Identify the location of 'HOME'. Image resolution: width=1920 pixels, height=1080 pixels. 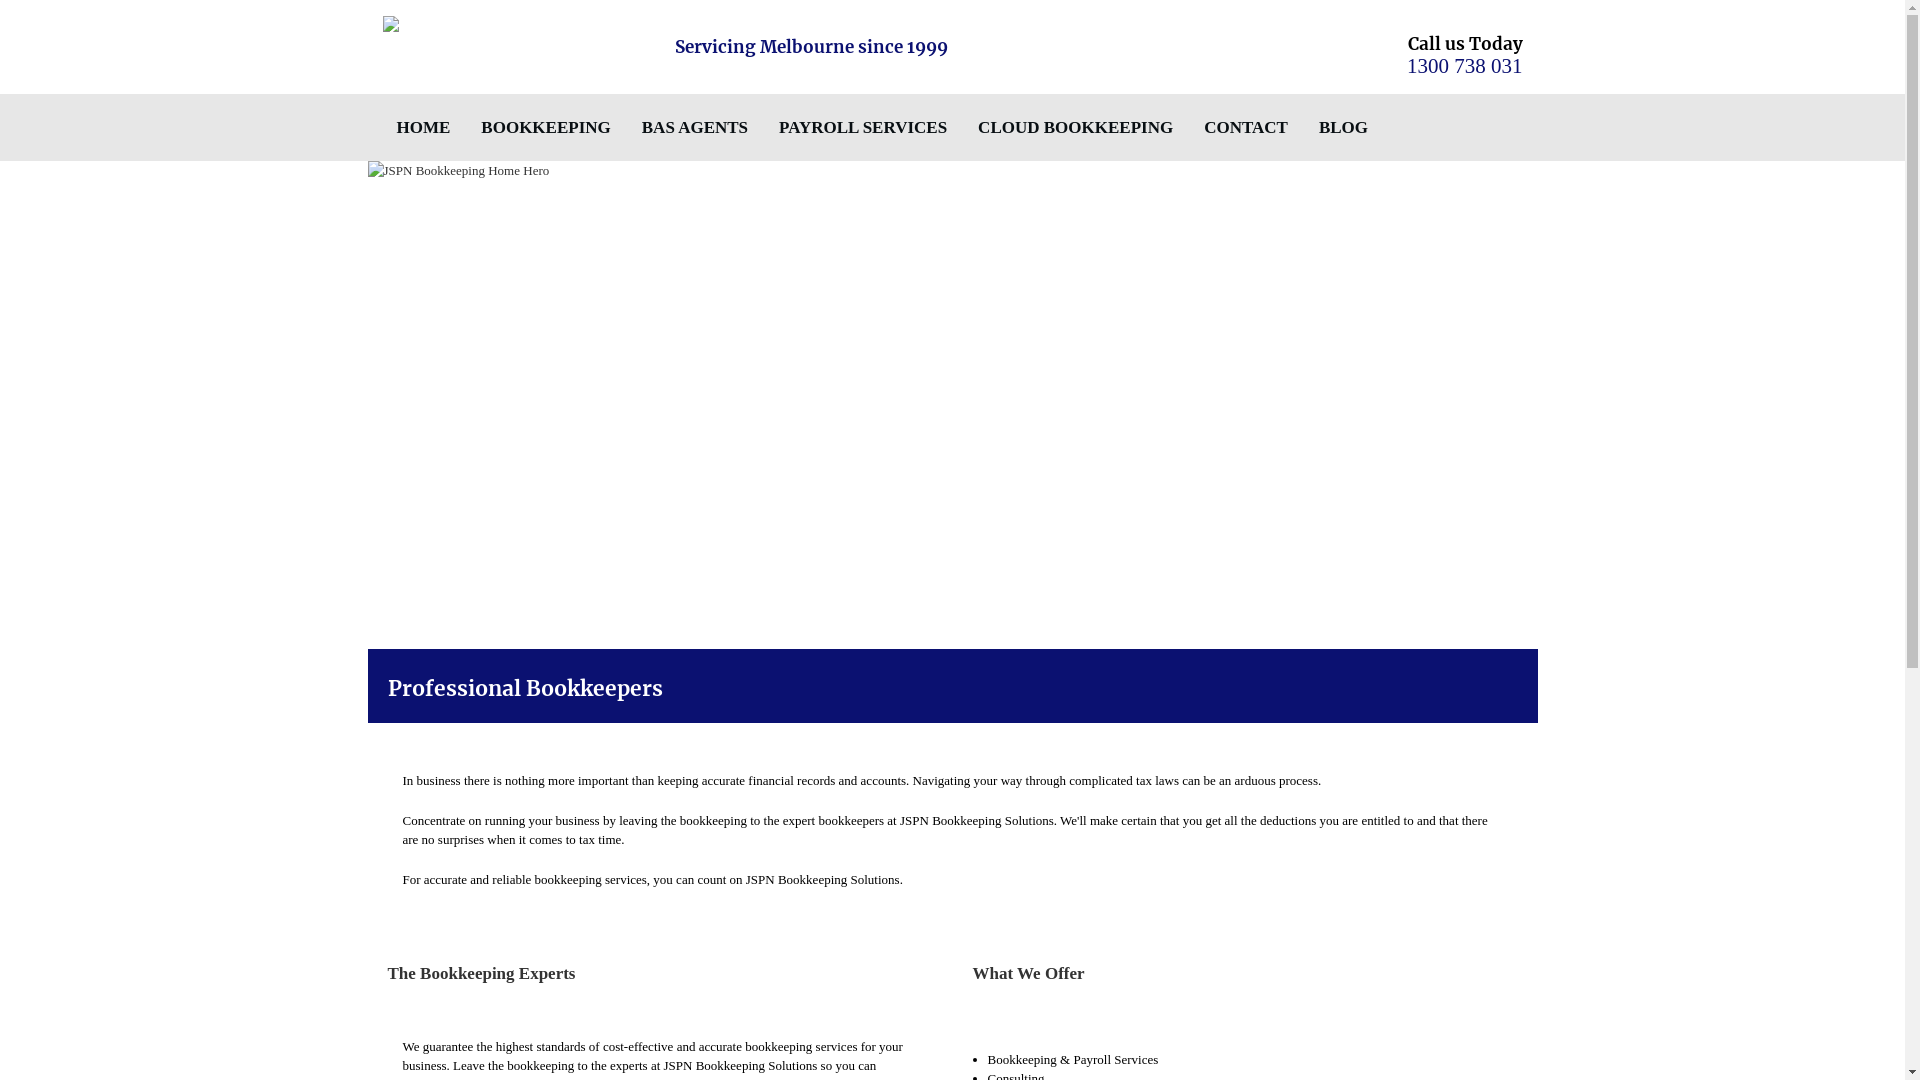
(421, 127).